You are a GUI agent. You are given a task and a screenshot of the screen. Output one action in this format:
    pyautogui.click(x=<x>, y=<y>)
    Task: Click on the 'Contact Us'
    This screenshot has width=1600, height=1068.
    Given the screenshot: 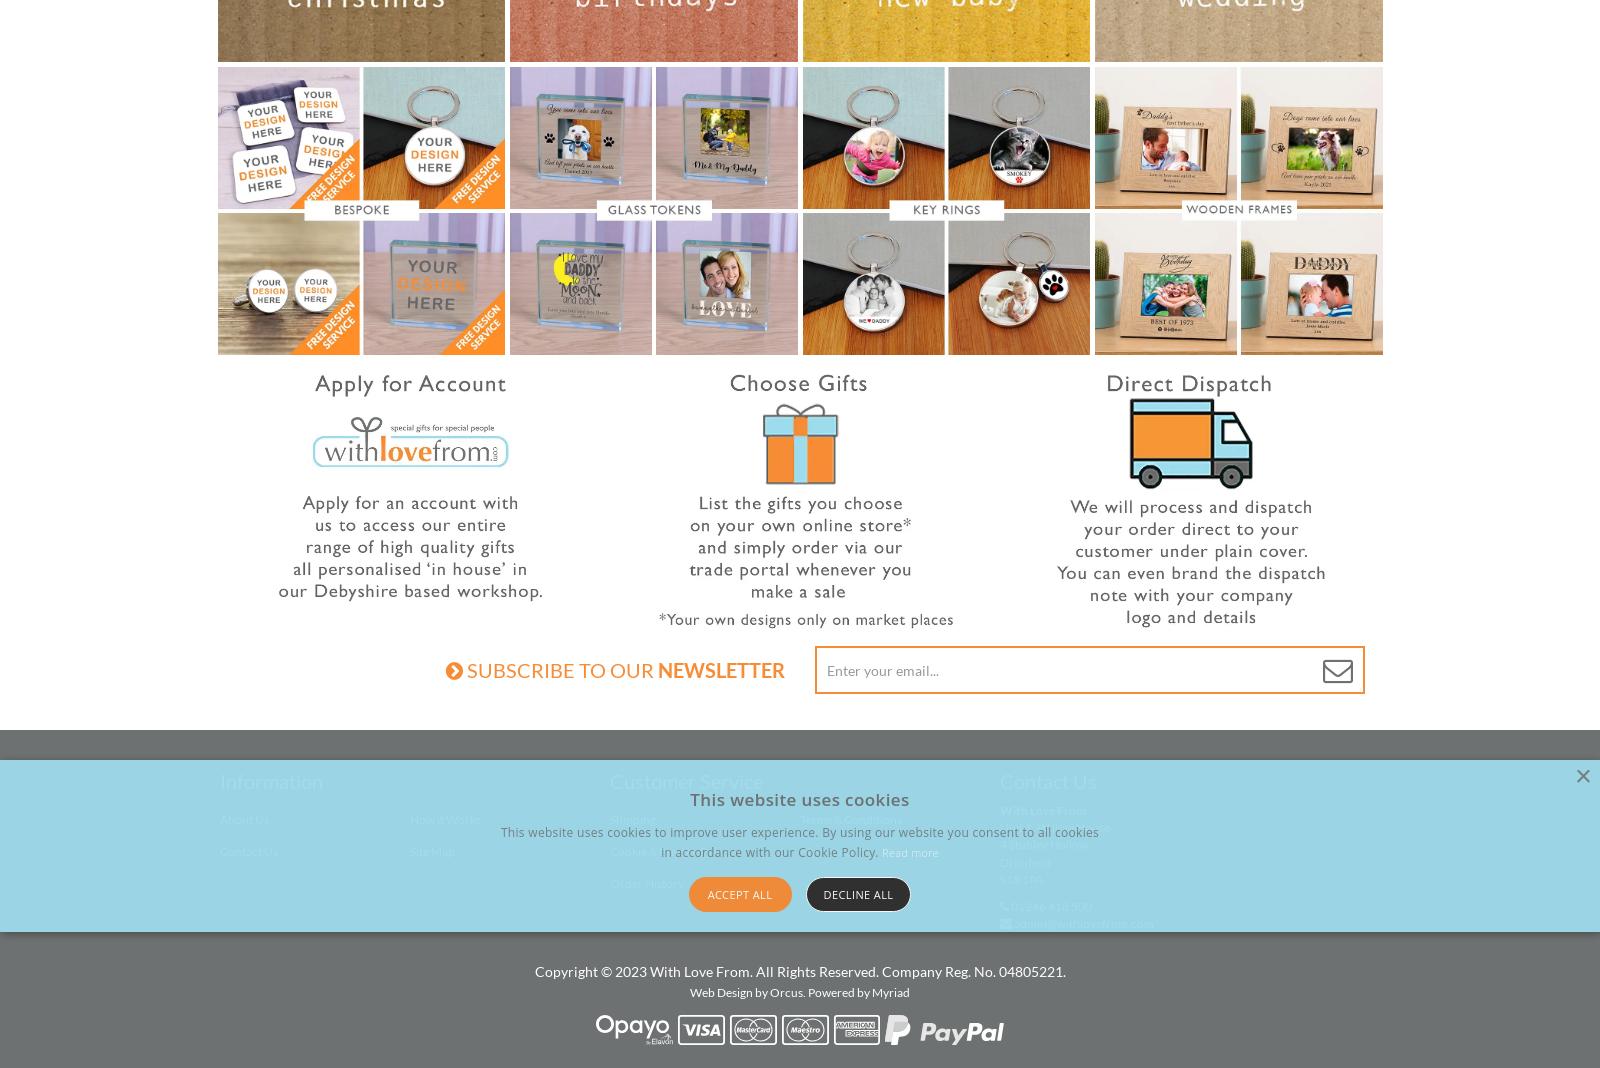 What is the action you would take?
    pyautogui.click(x=1048, y=781)
    